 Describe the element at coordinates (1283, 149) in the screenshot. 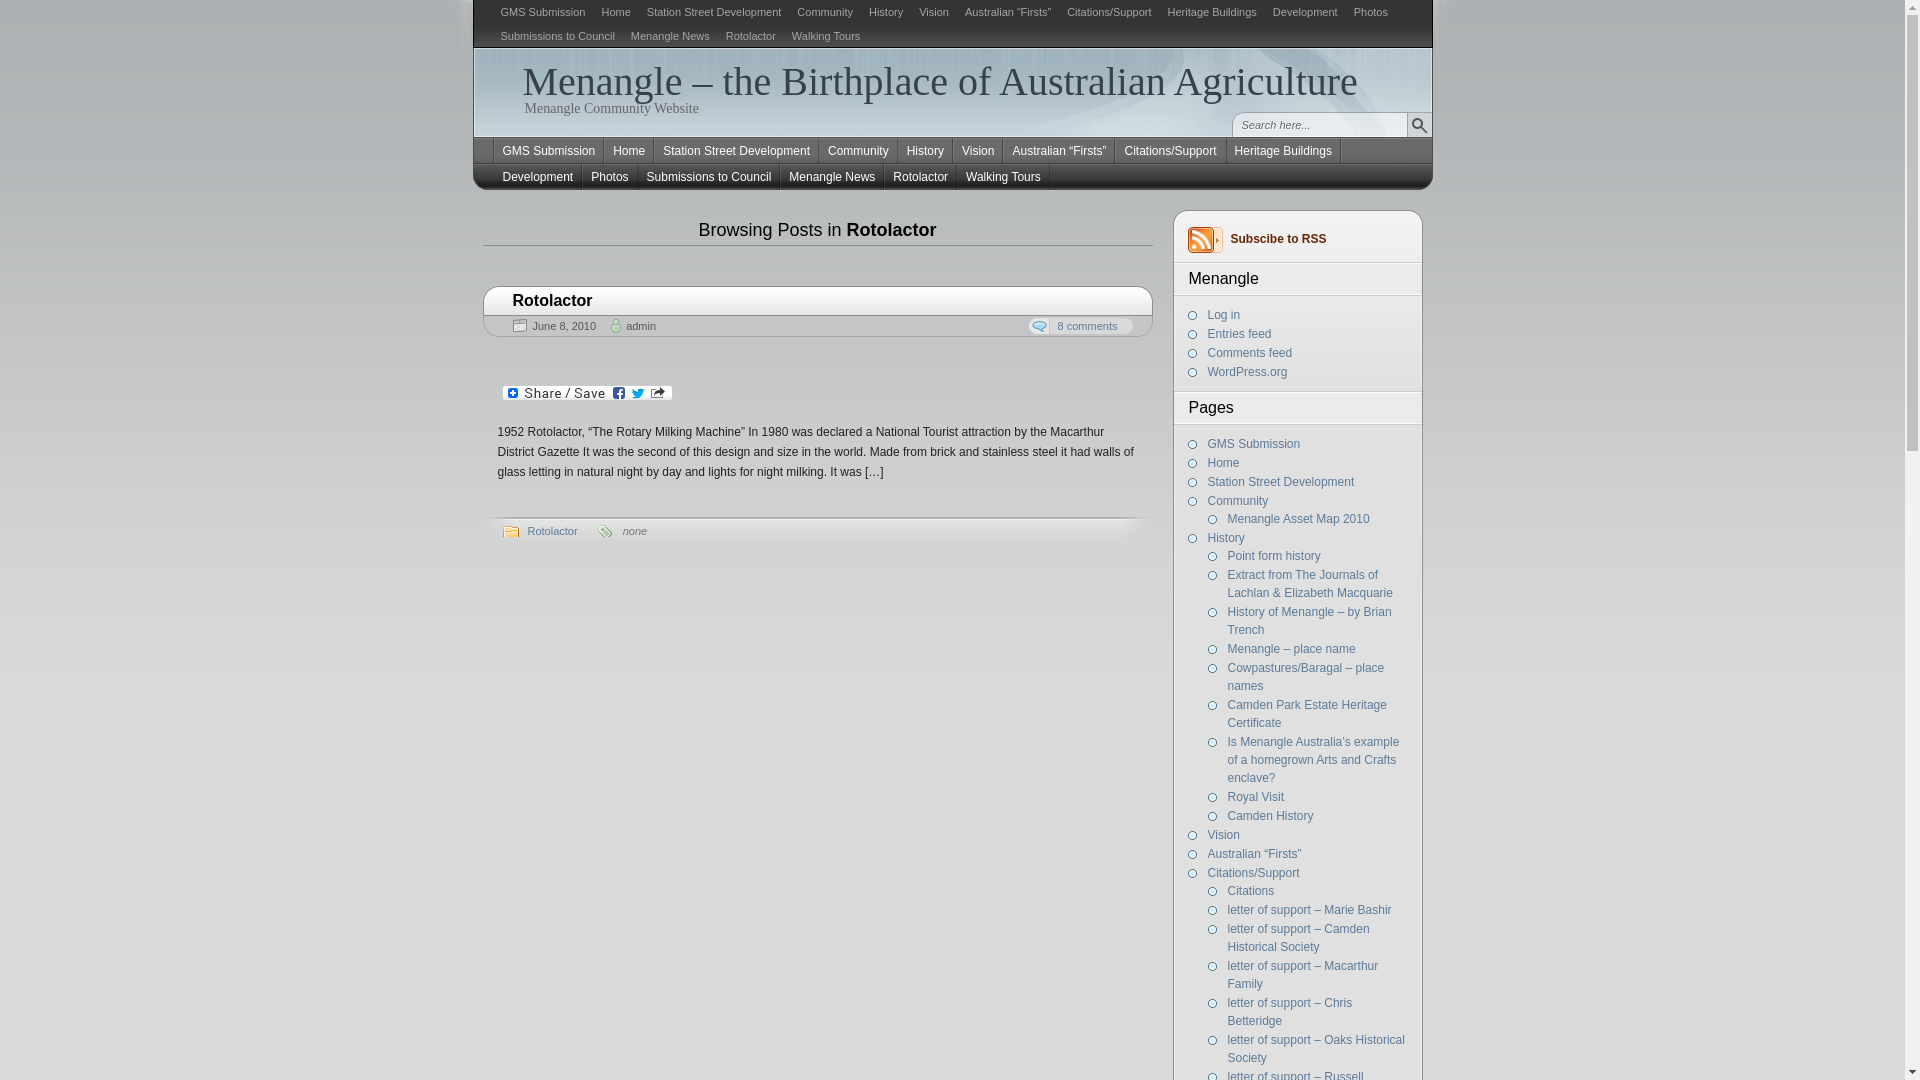

I see `'Heritage Buildings'` at that location.